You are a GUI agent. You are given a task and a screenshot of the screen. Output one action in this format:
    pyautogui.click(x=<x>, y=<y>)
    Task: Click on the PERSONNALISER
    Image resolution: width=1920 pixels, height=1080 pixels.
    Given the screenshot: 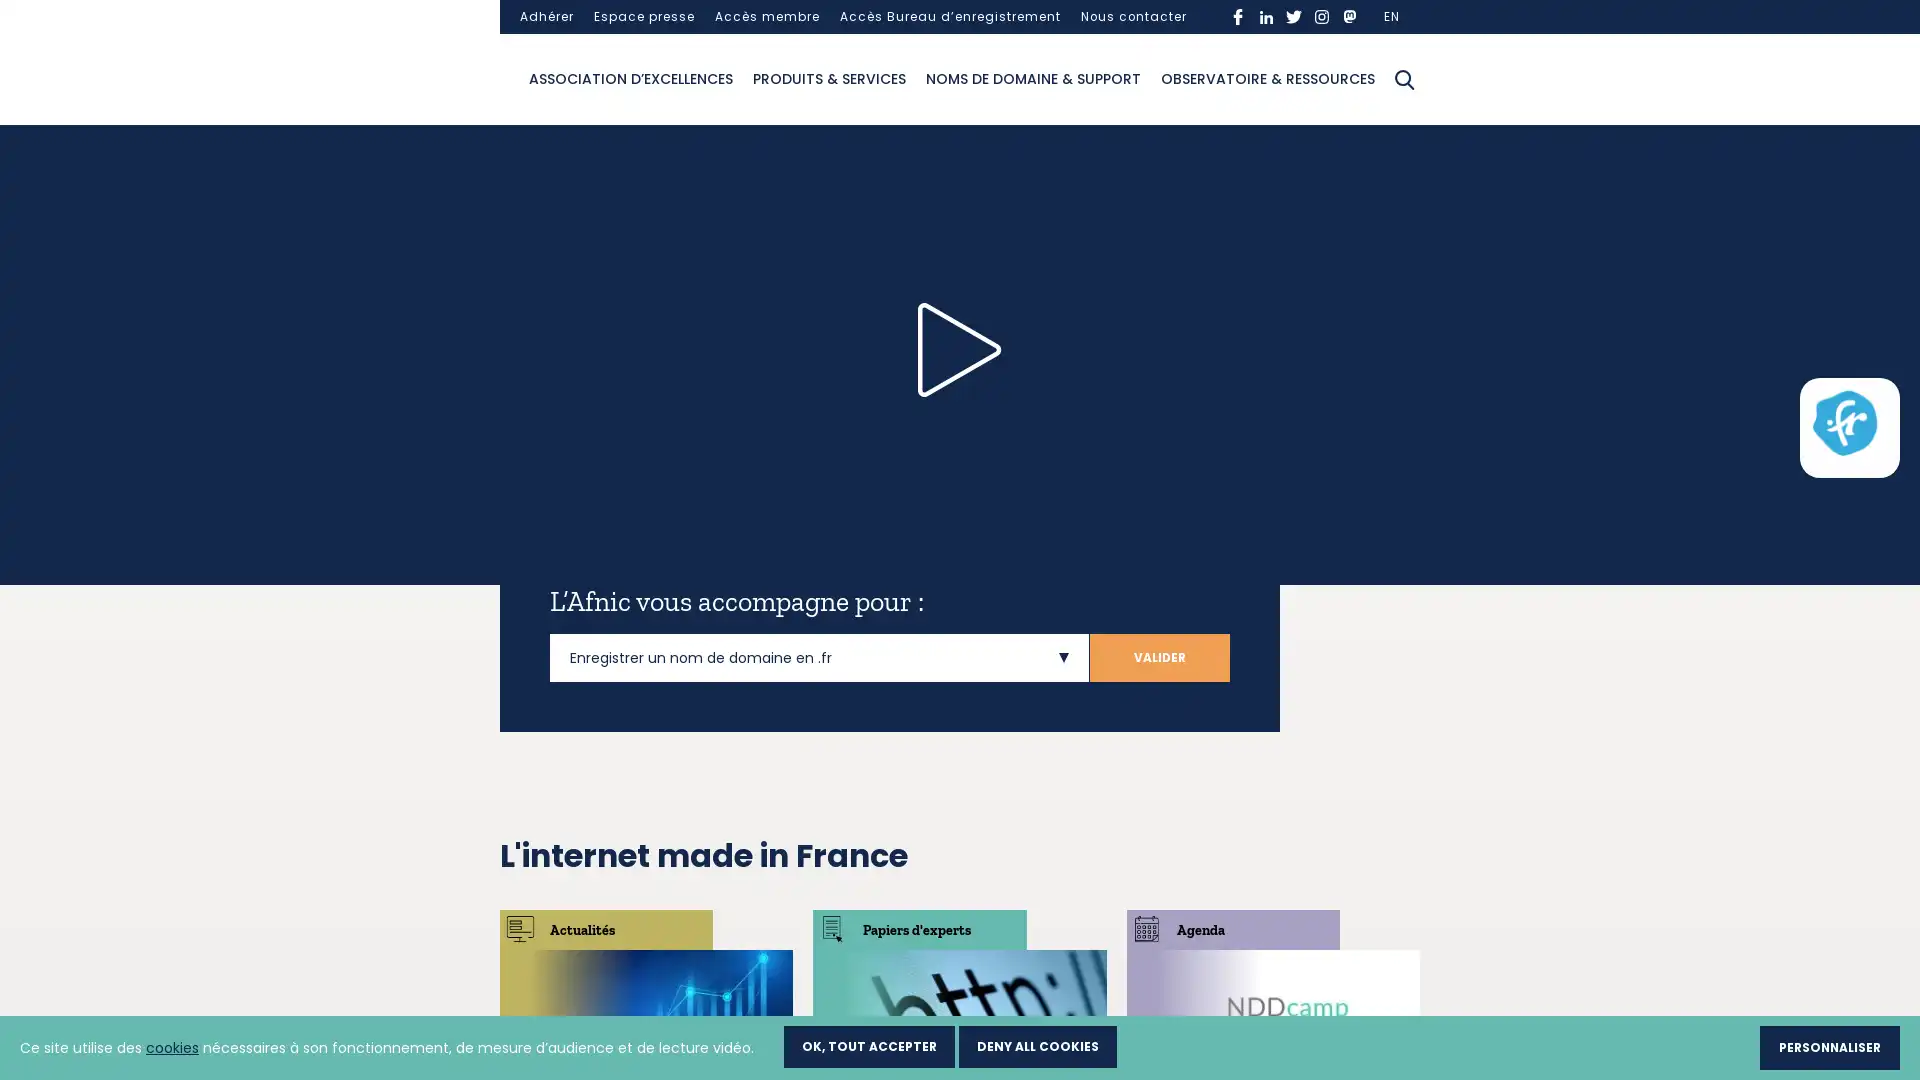 What is the action you would take?
    pyautogui.click(x=1829, y=1046)
    